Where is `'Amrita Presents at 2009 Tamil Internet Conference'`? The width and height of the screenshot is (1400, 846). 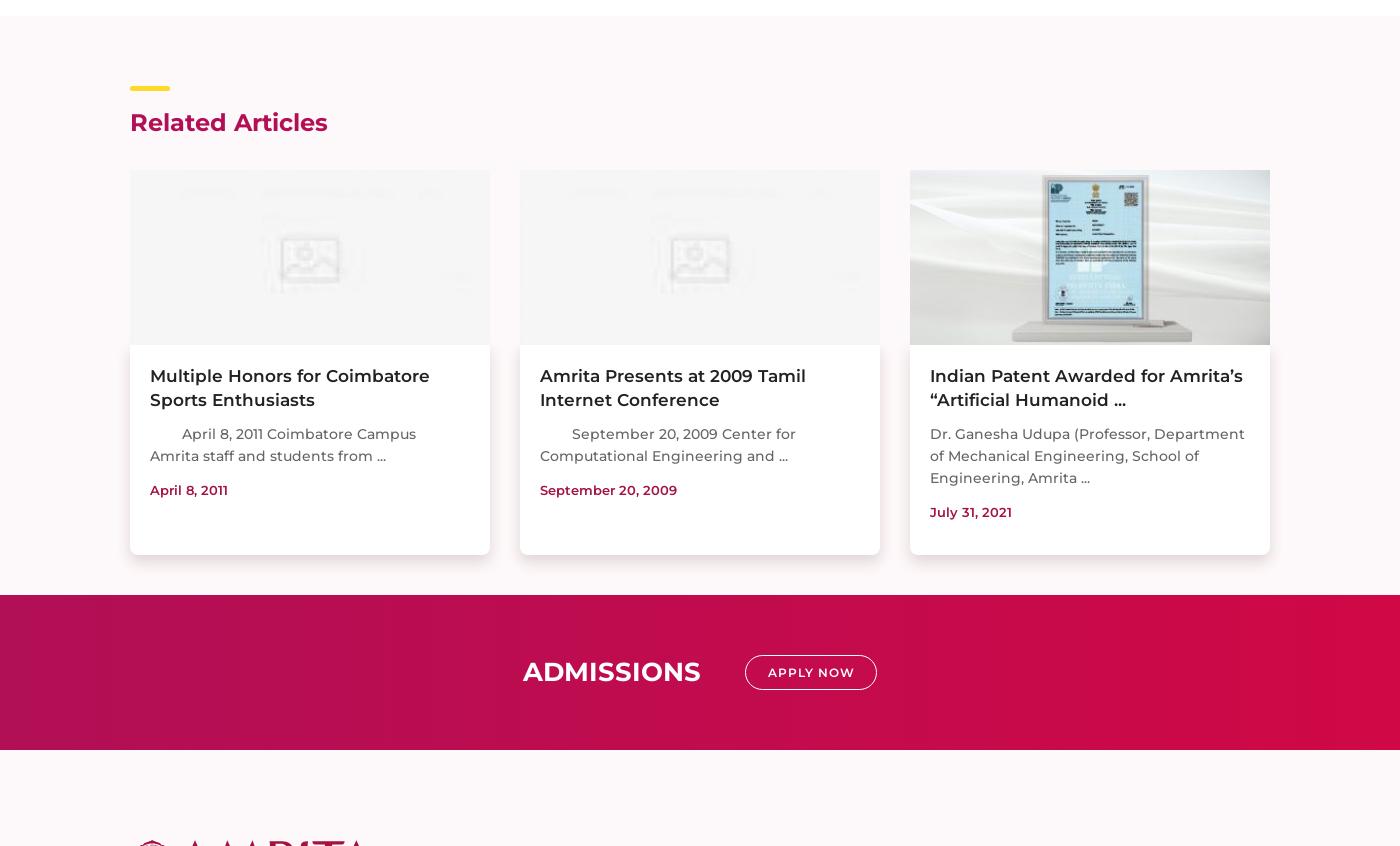
'Amrita Presents at 2009 Tamil Internet Conference' is located at coordinates (672, 387).